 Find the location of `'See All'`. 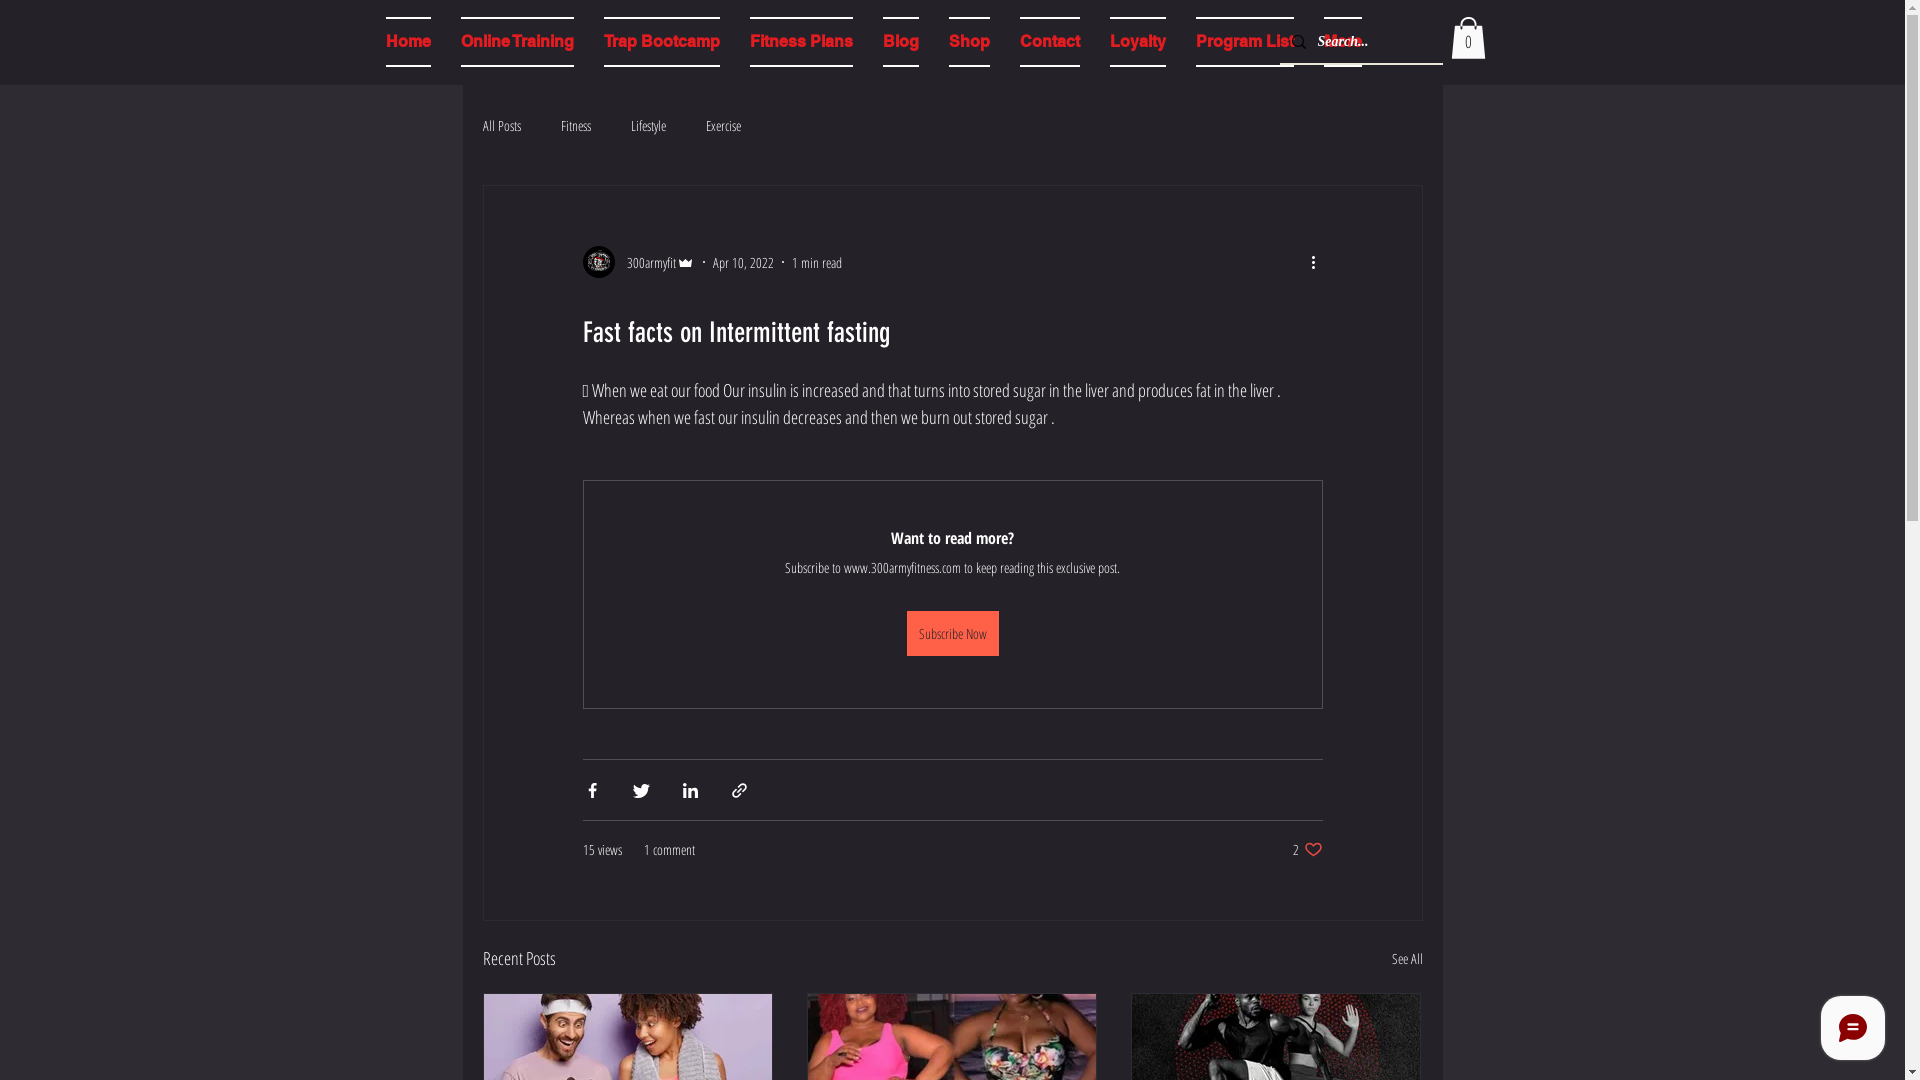

'See All' is located at coordinates (1406, 957).